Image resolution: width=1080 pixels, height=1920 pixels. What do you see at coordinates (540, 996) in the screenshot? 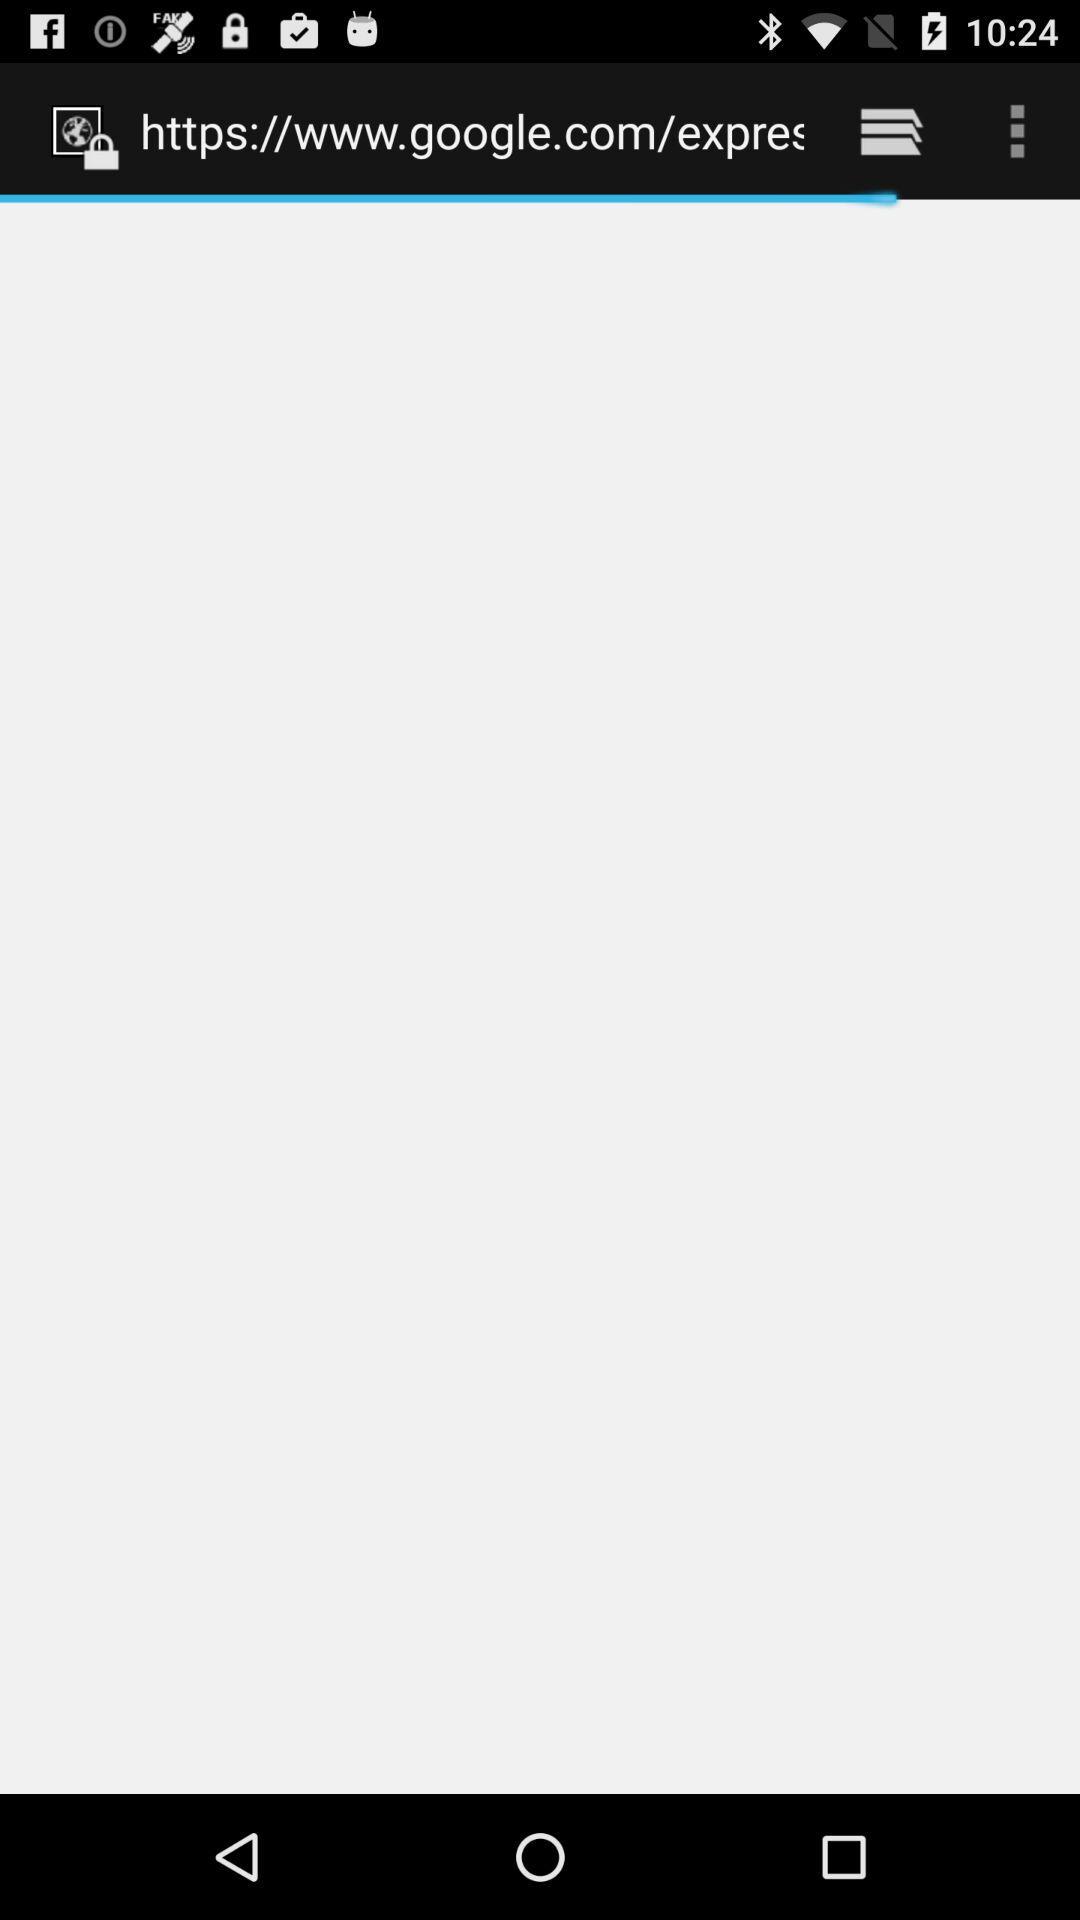
I see `item below the https www google item` at bounding box center [540, 996].